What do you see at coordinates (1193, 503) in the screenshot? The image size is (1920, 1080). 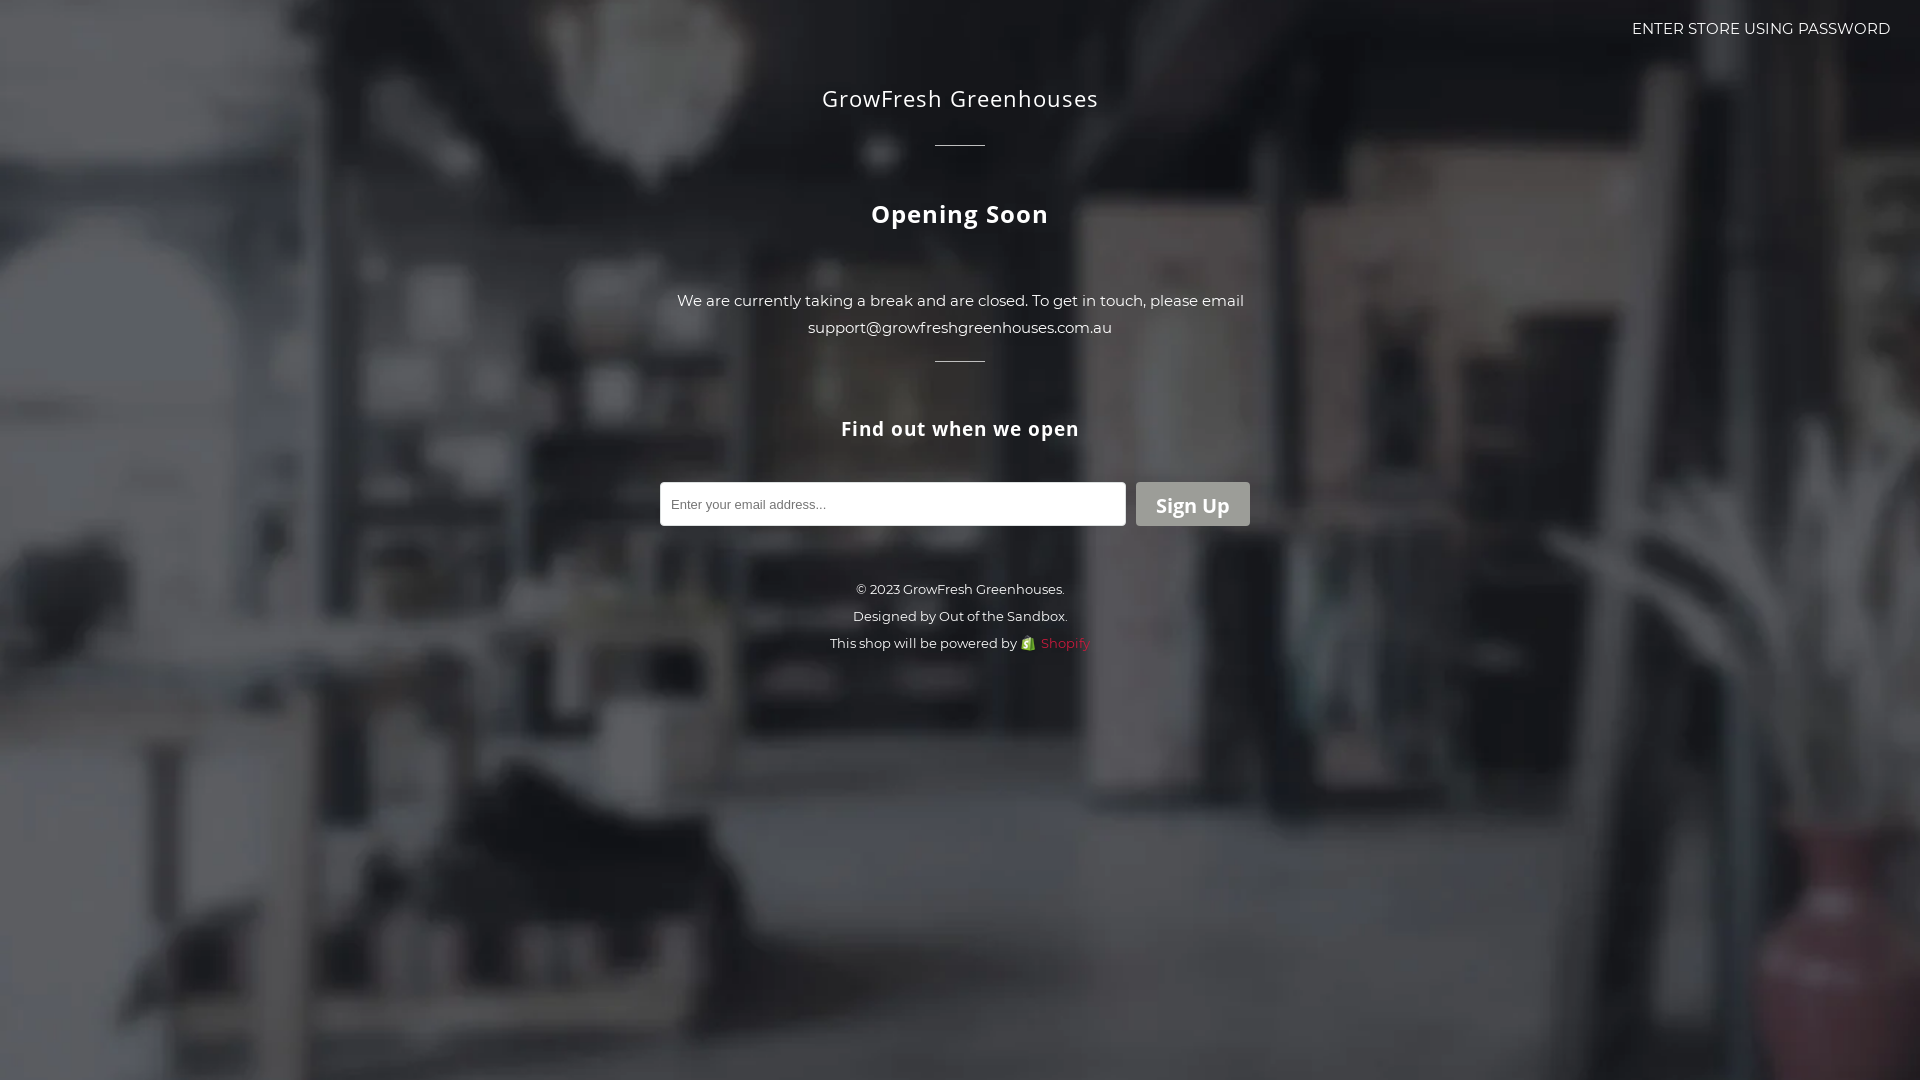 I see `'Sign Up'` at bounding box center [1193, 503].